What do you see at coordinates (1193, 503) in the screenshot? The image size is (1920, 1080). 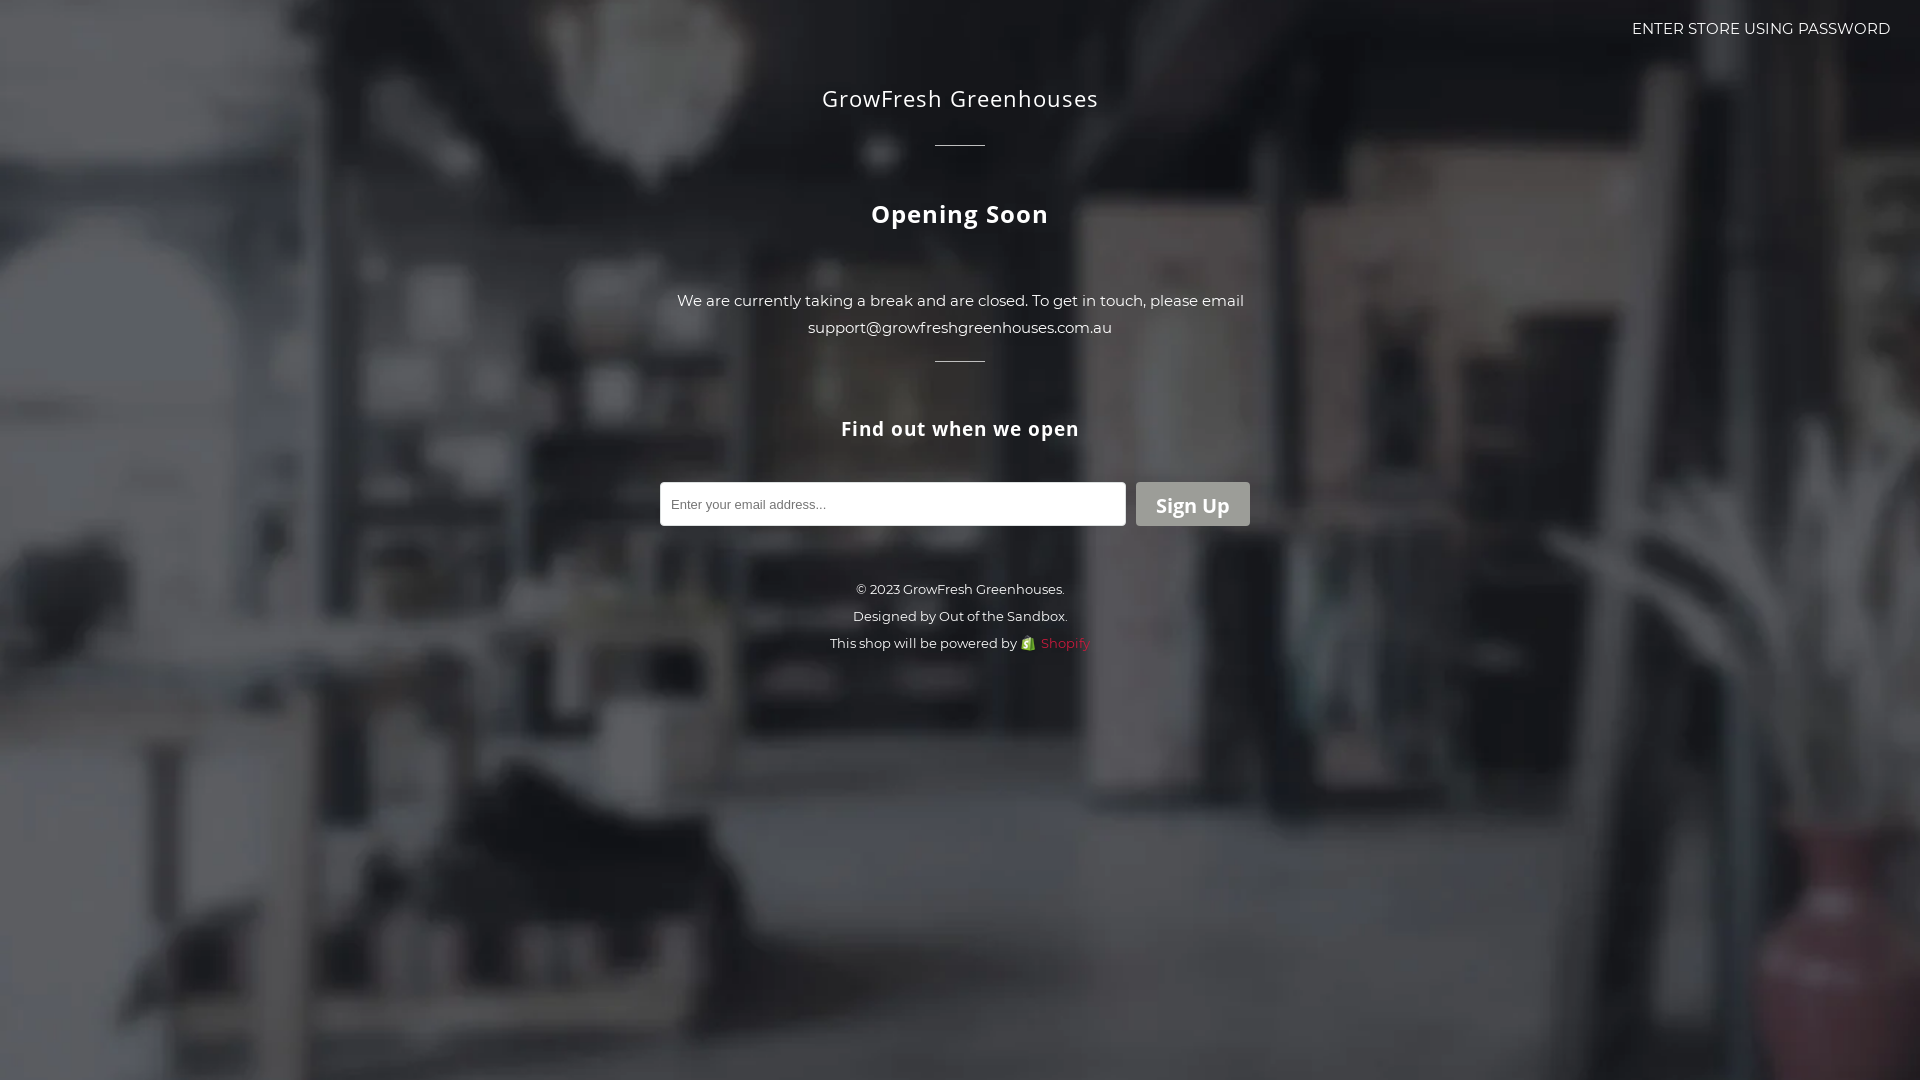 I see `'Sign Up'` at bounding box center [1193, 503].